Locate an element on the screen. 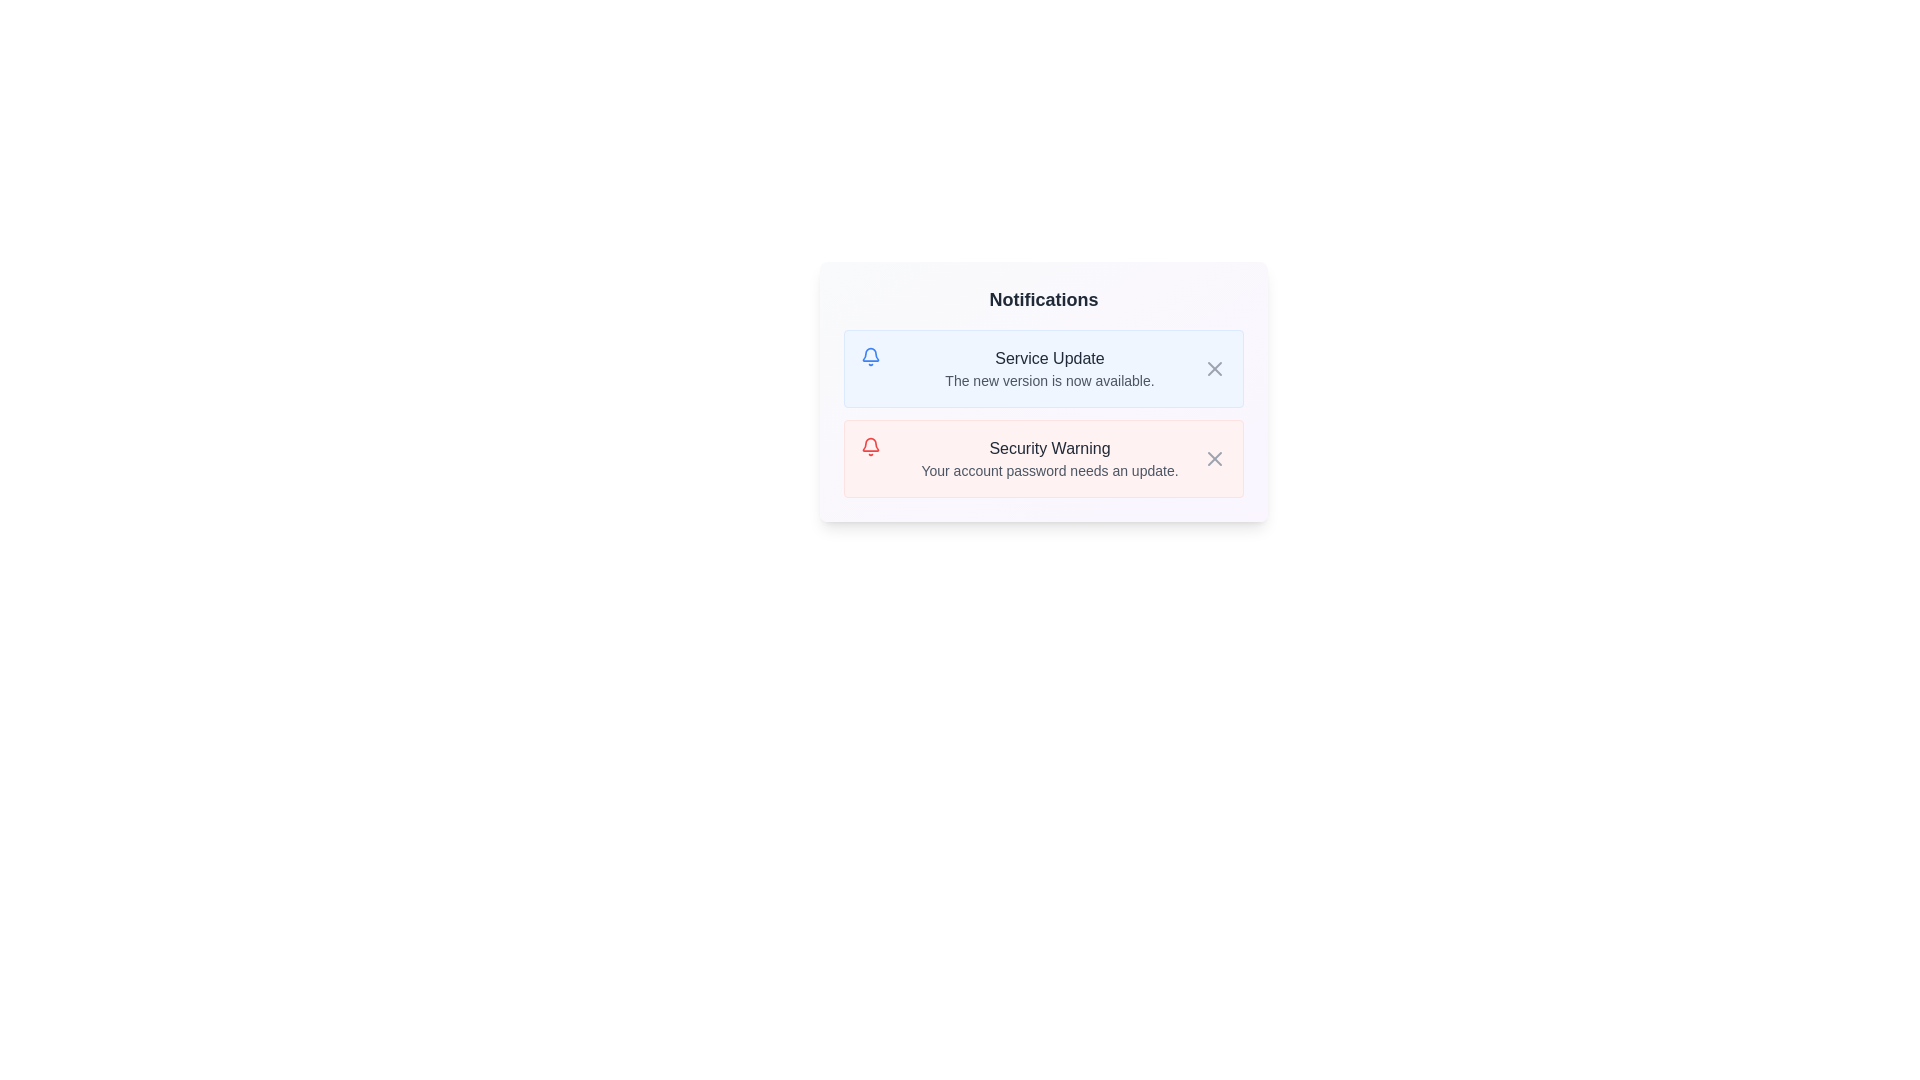 The width and height of the screenshot is (1920, 1080). the blue bell icon located in the top-left of the notification panel is located at coordinates (870, 356).